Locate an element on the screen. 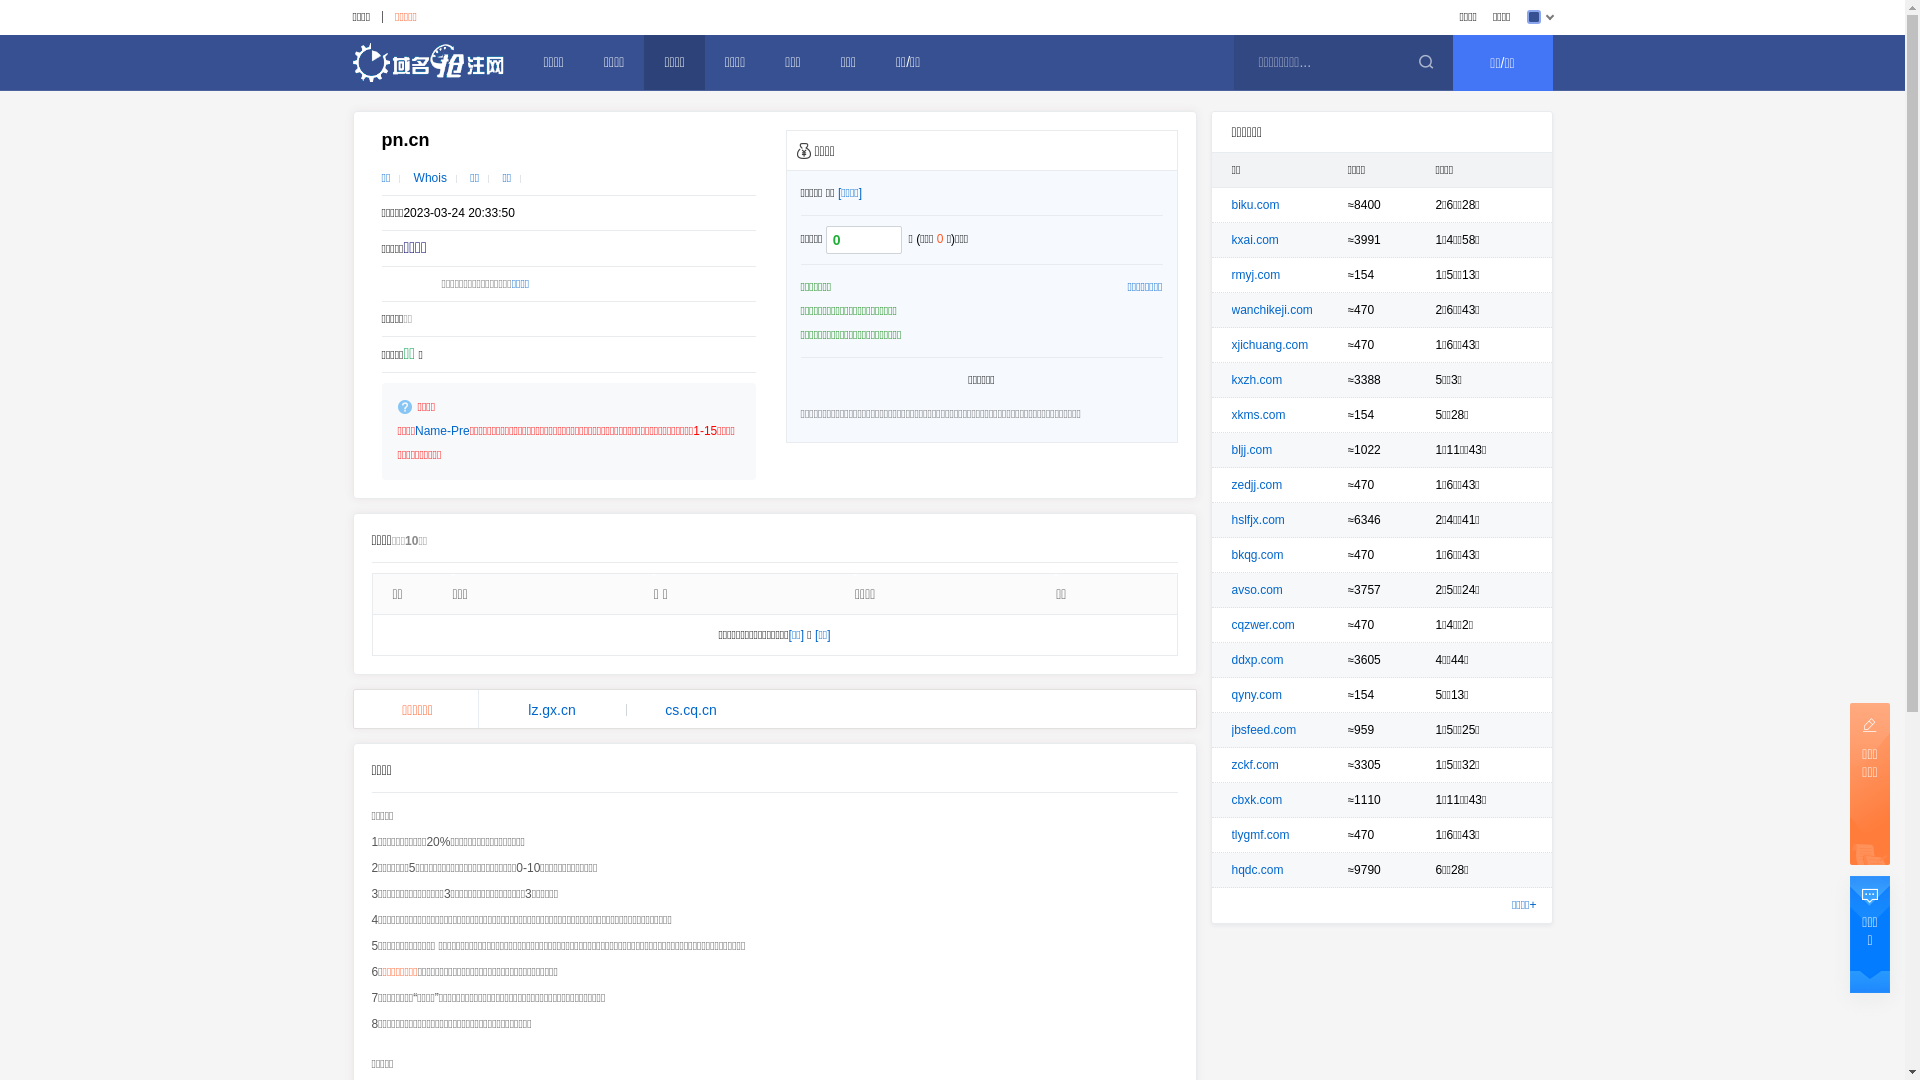 This screenshot has height=1080, width=1920. 'jbsfeed.com' is located at coordinates (1263, 729).